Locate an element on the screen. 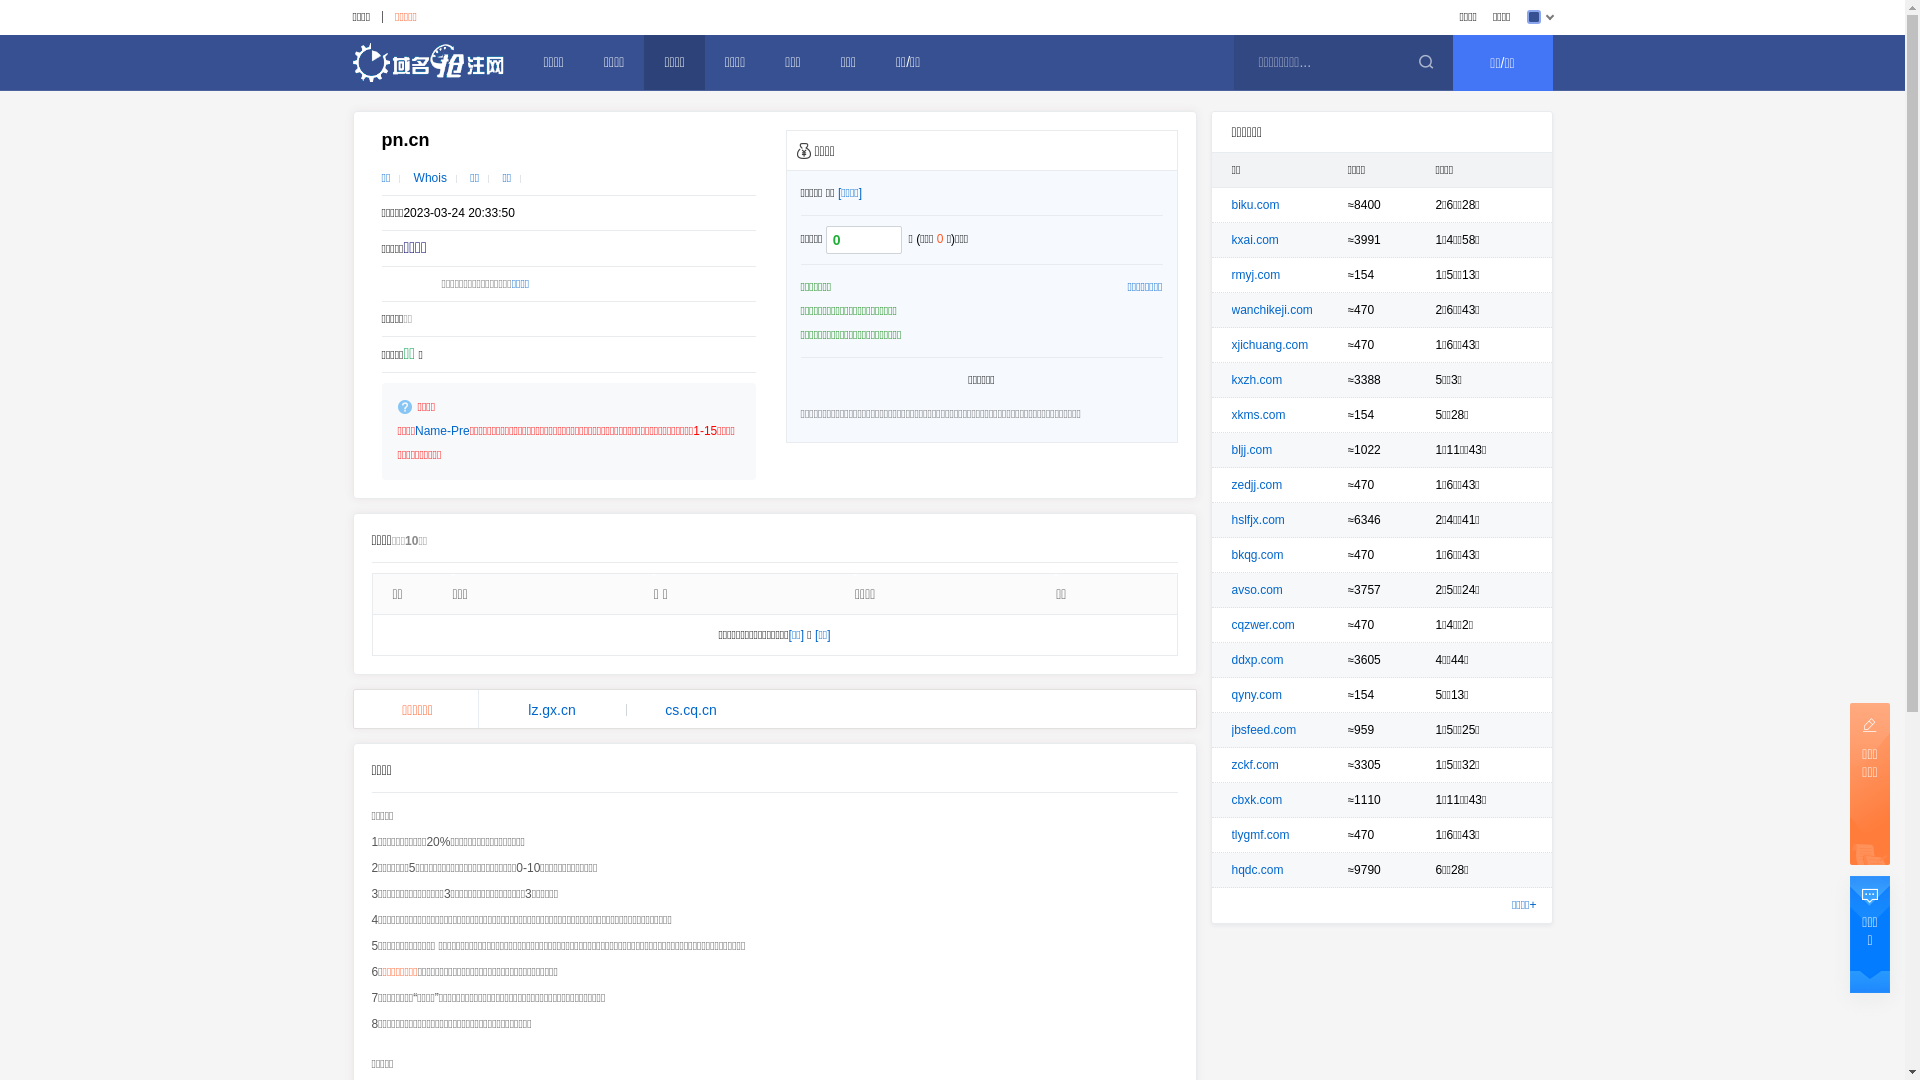 This screenshot has height=1080, width=1920. 'jbsfeed.com' is located at coordinates (1263, 729).